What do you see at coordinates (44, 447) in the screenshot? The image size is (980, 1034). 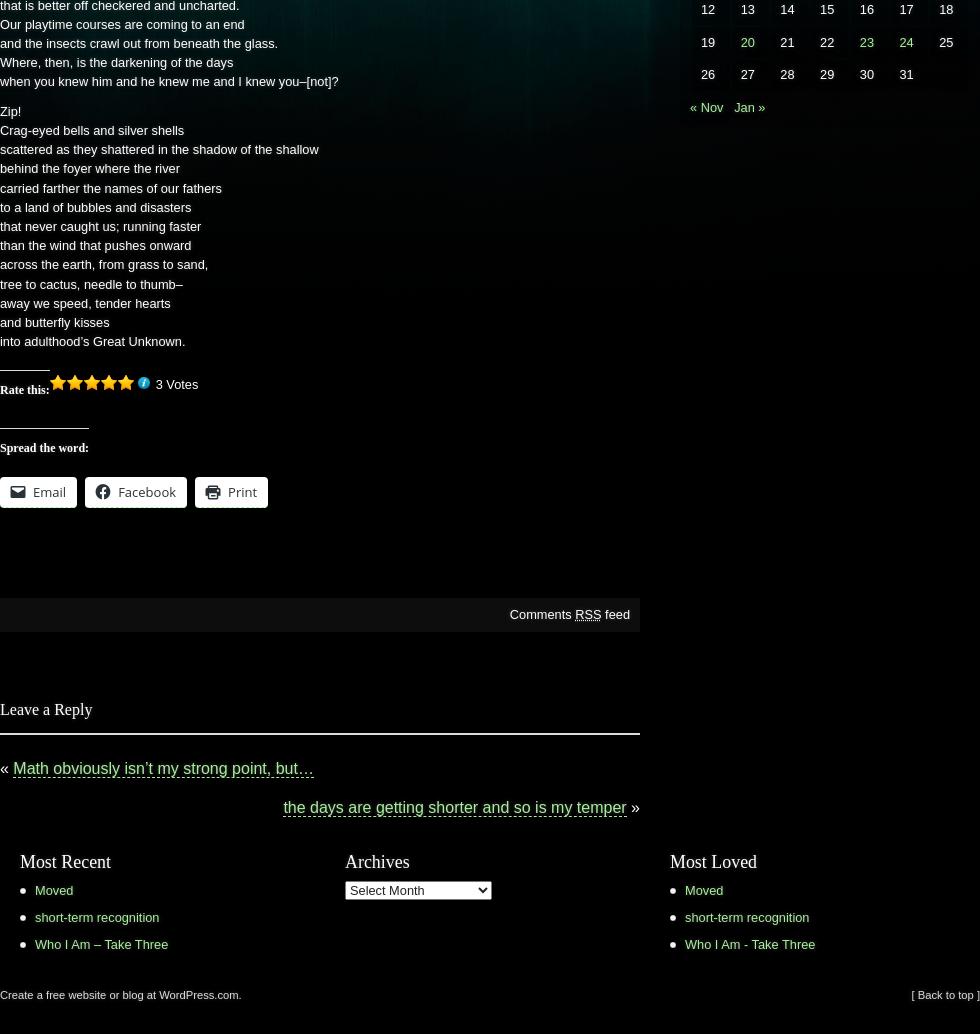 I see `'Spread the word:'` at bounding box center [44, 447].